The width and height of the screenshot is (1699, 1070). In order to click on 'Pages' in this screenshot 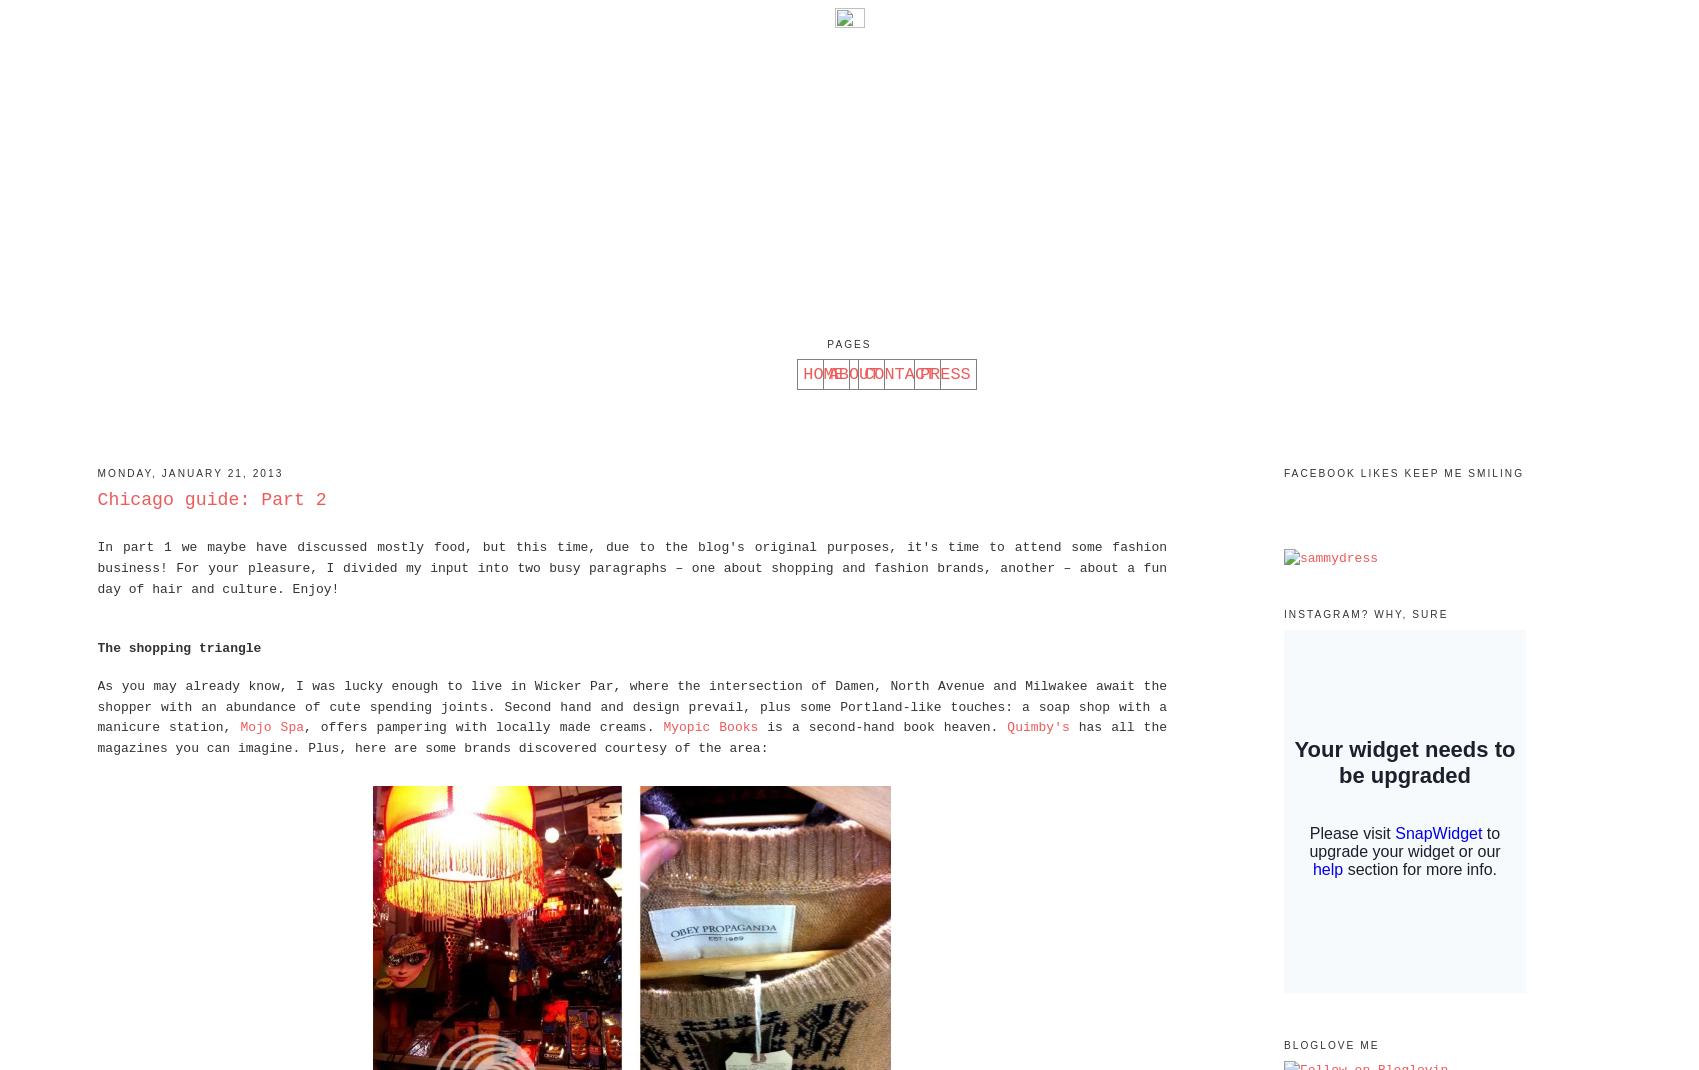, I will do `click(848, 344)`.